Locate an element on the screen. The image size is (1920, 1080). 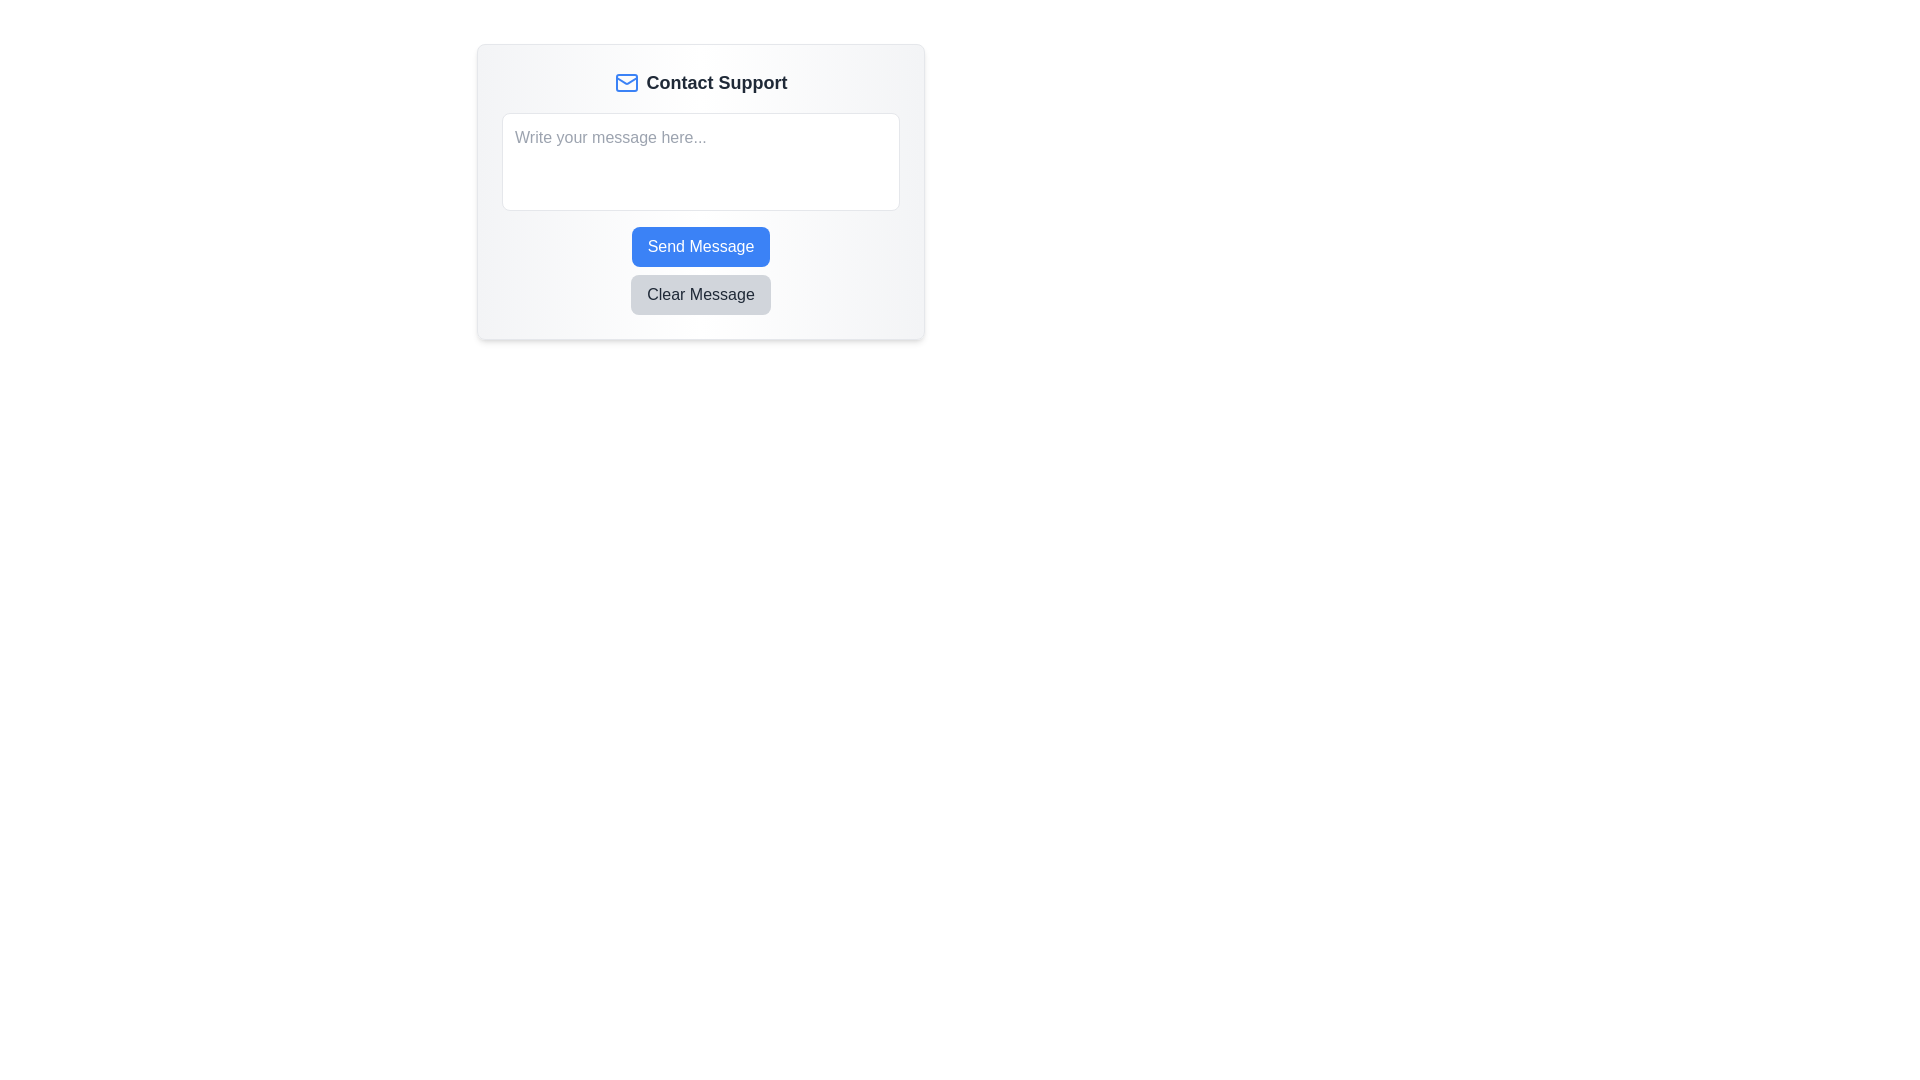
the mail or contact icon located to the left of the 'Contact Support' text is located at coordinates (625, 82).